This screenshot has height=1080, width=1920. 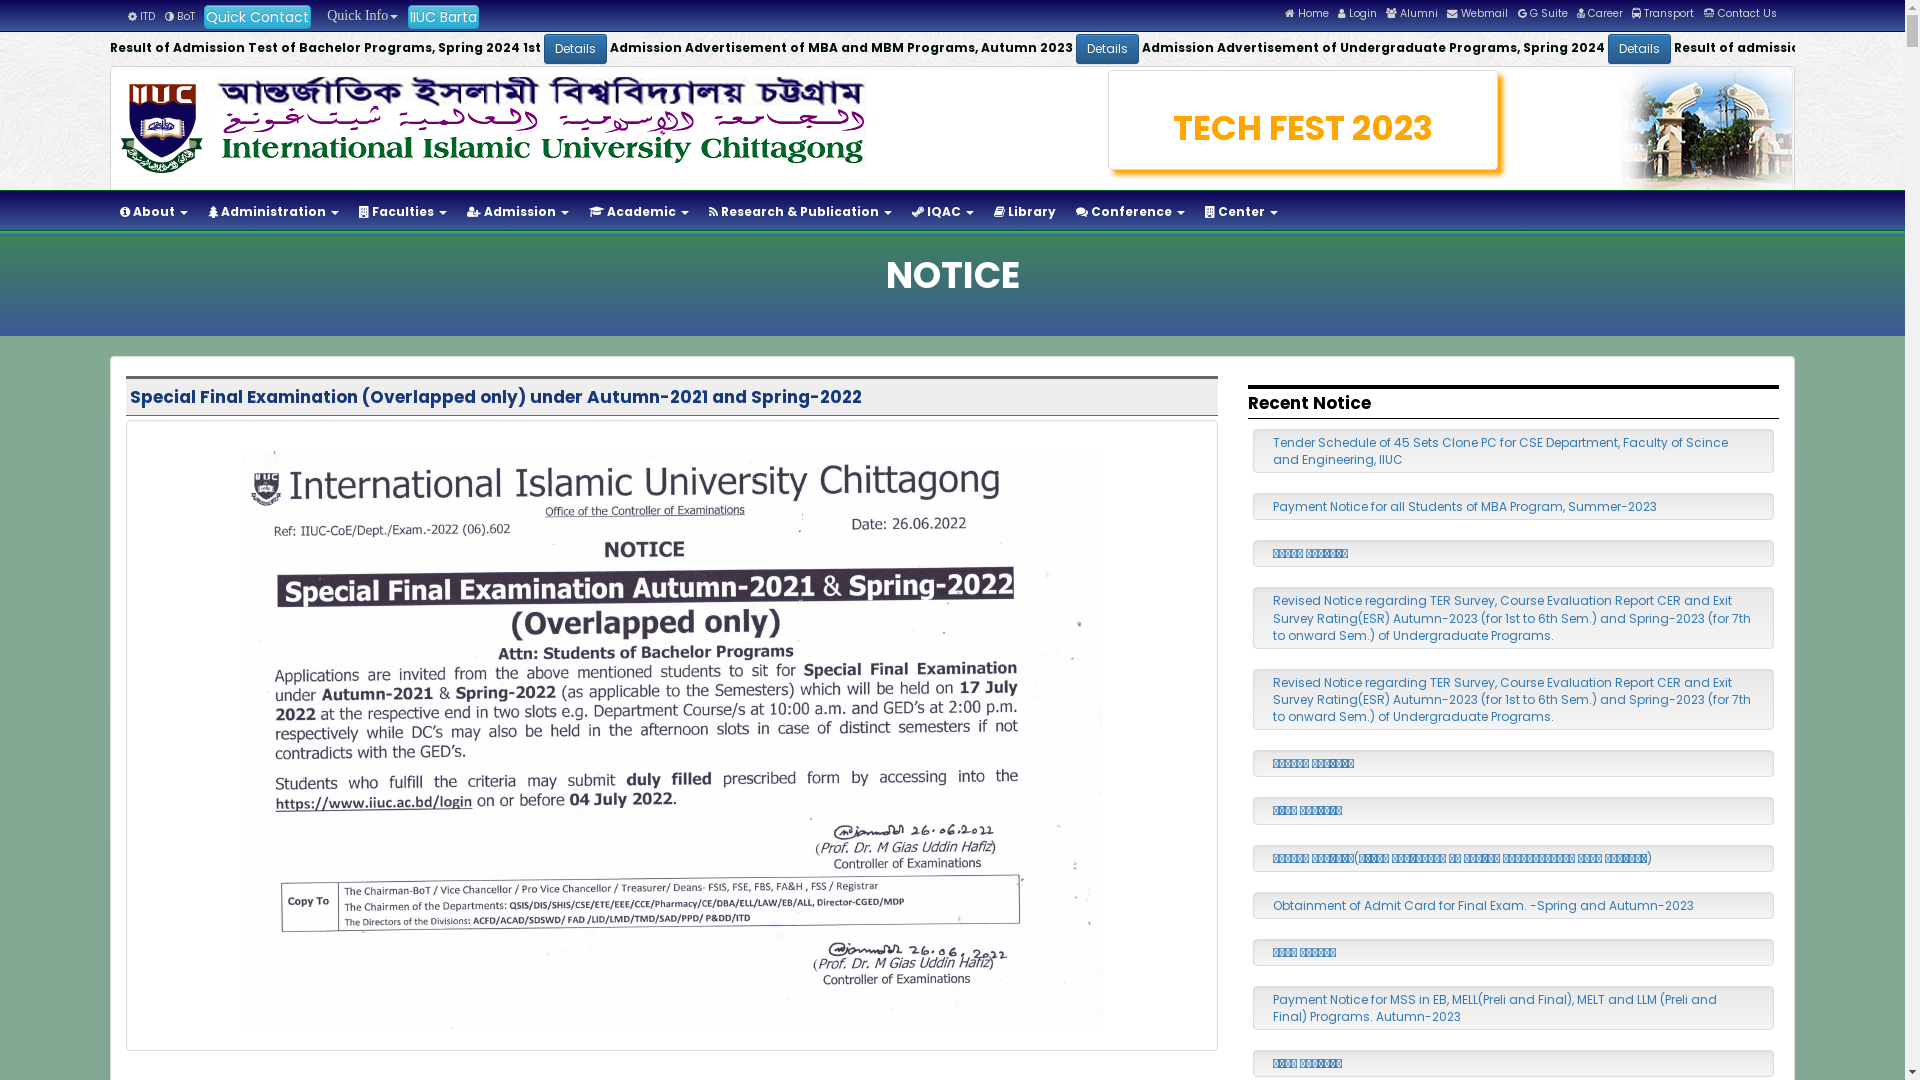 What do you see at coordinates (442, 16) in the screenshot?
I see `'IIUC Barta'` at bounding box center [442, 16].